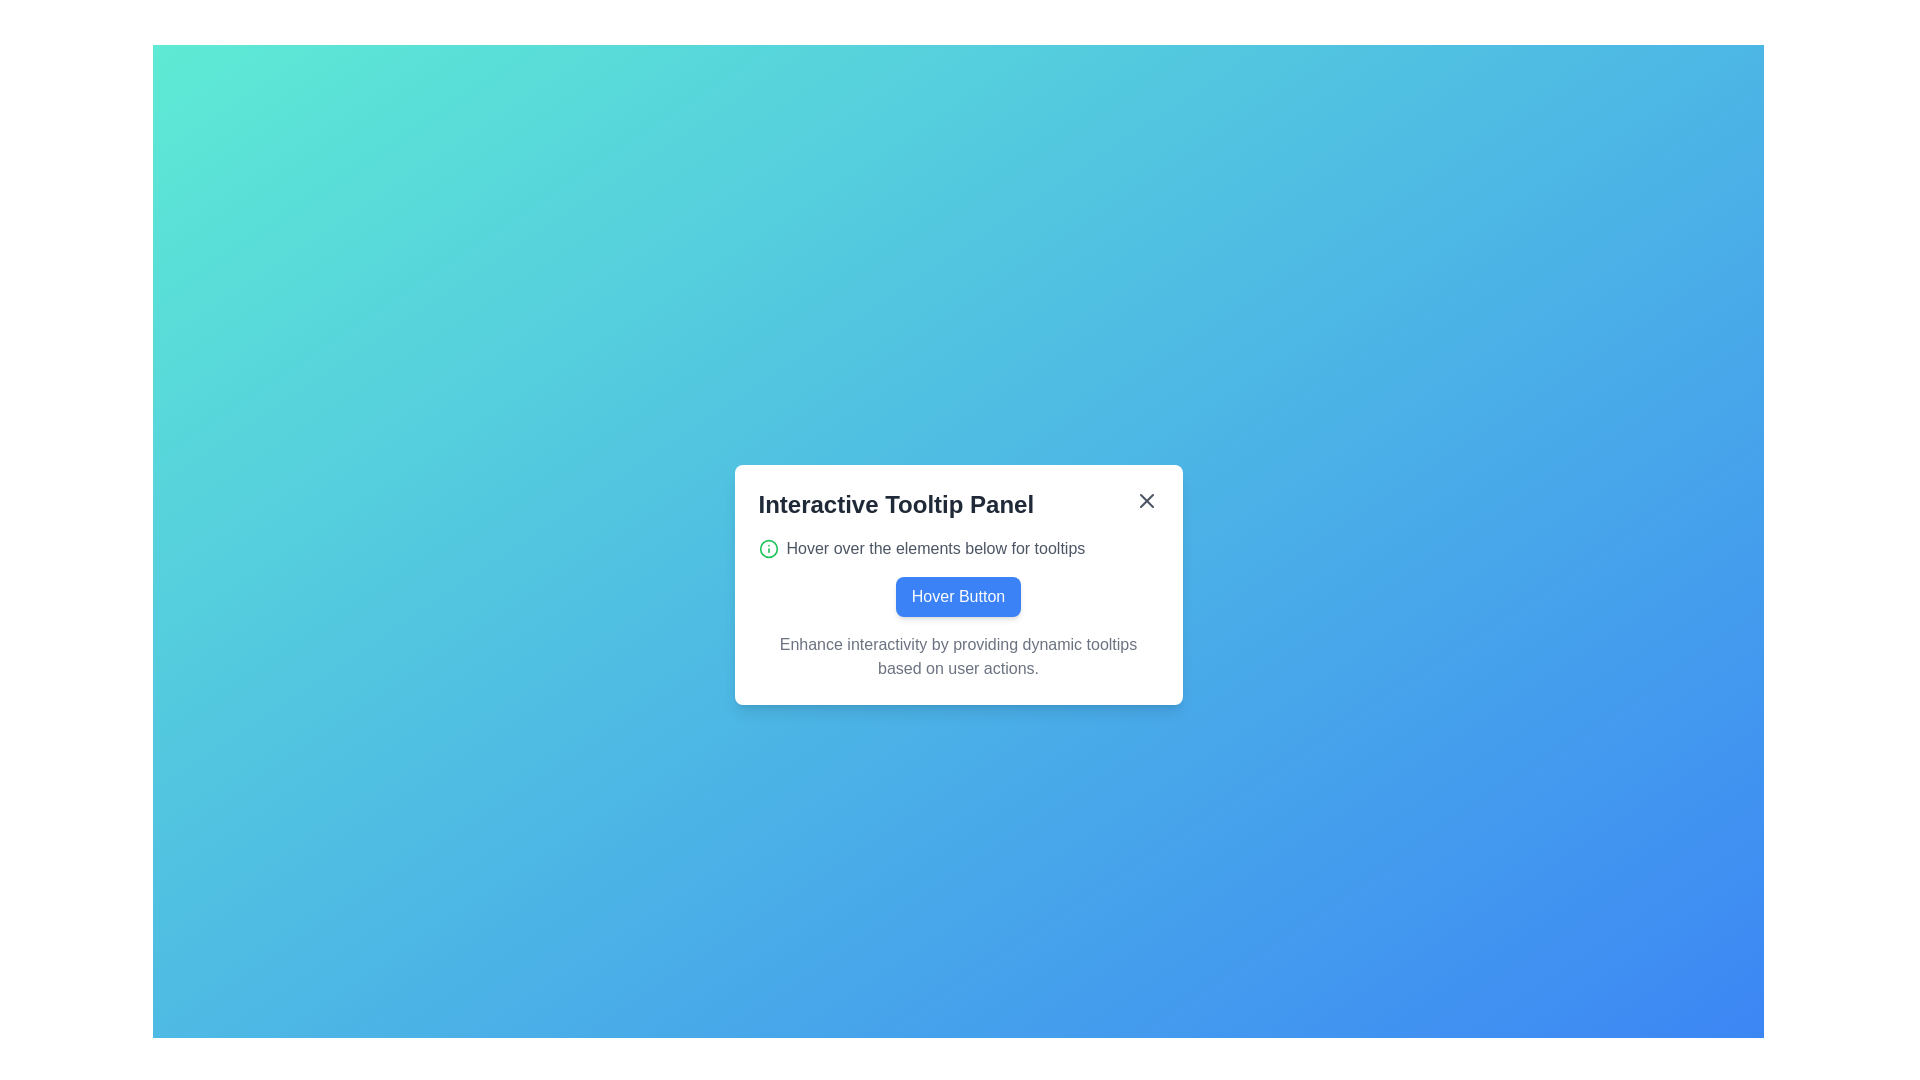  I want to click on the SVG circle element located within the tooltip panel, which serves as an additional information marker near the text 'Hover over the elements below for tooltips', so click(767, 548).